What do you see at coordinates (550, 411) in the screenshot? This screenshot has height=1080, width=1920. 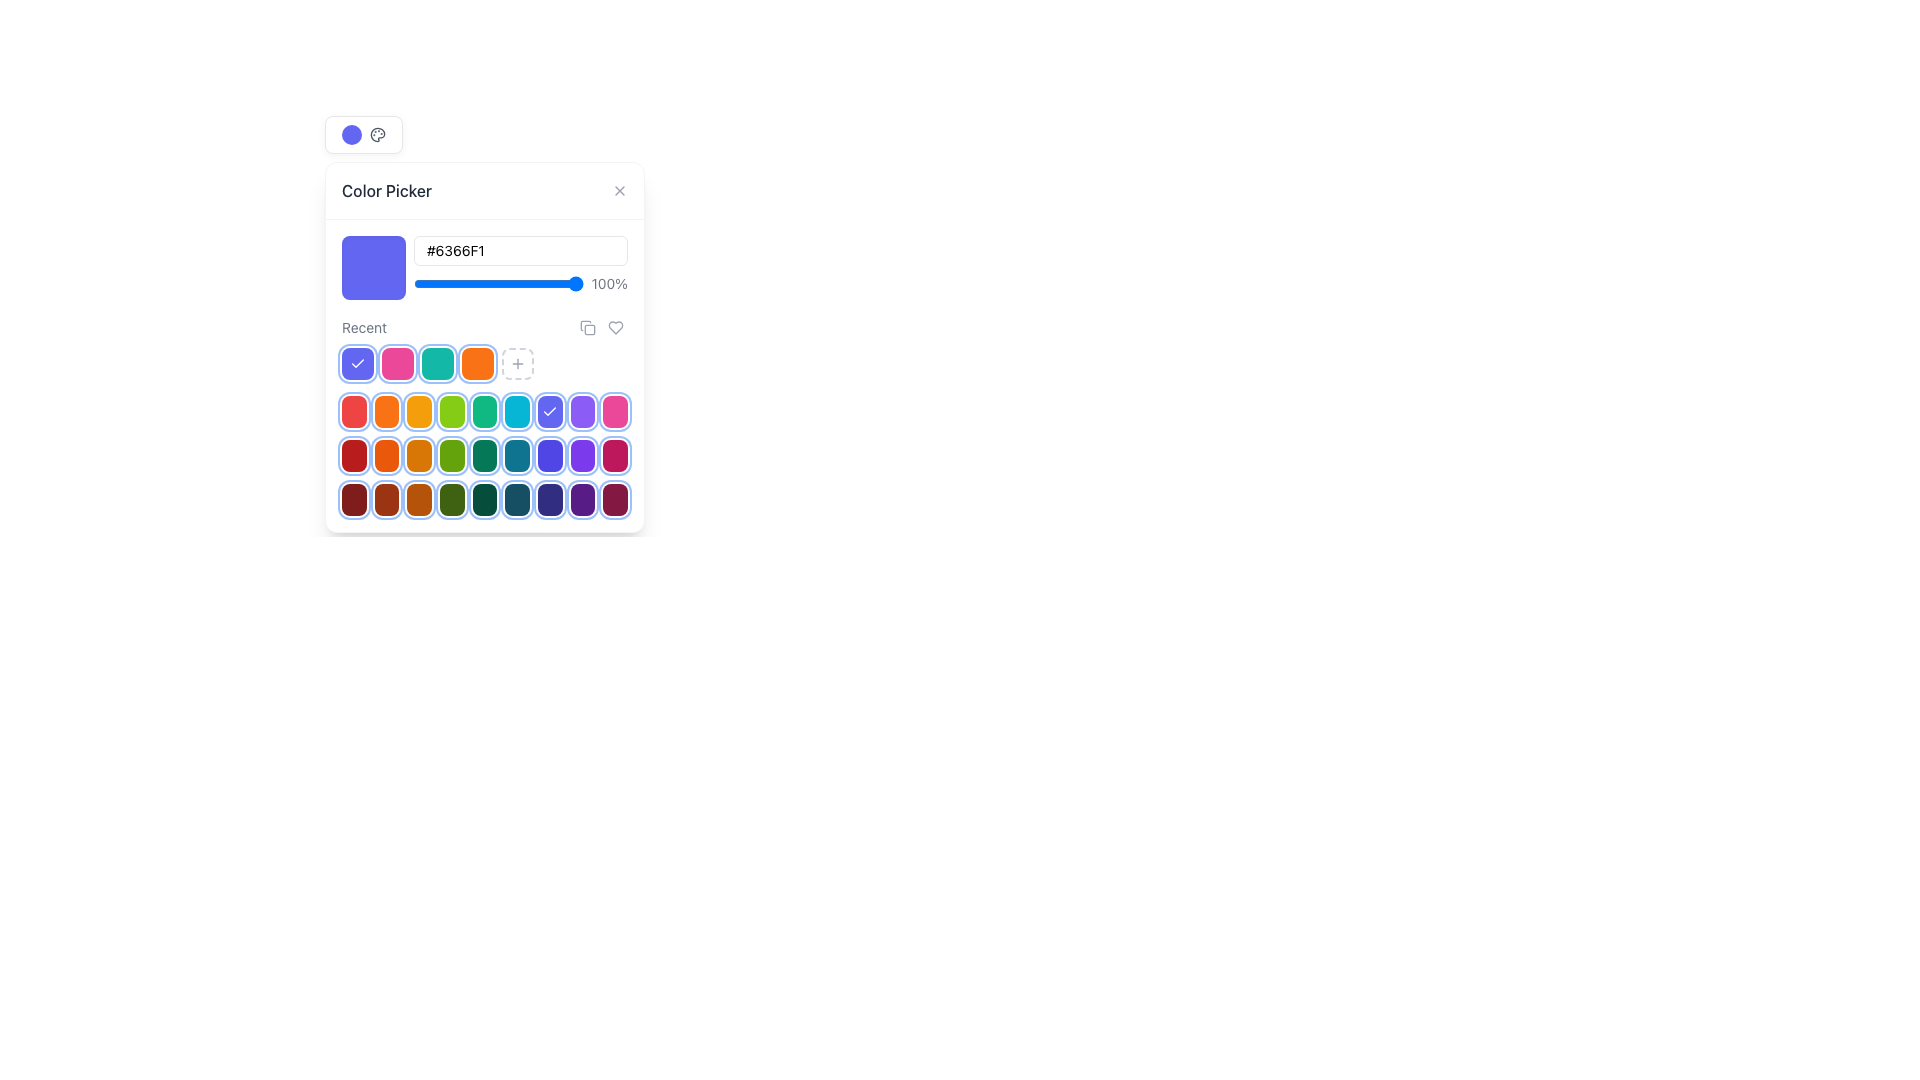 I see `the checkmark icon styled as a white stroke on a blue circular background for selection or confirmation` at bounding box center [550, 411].